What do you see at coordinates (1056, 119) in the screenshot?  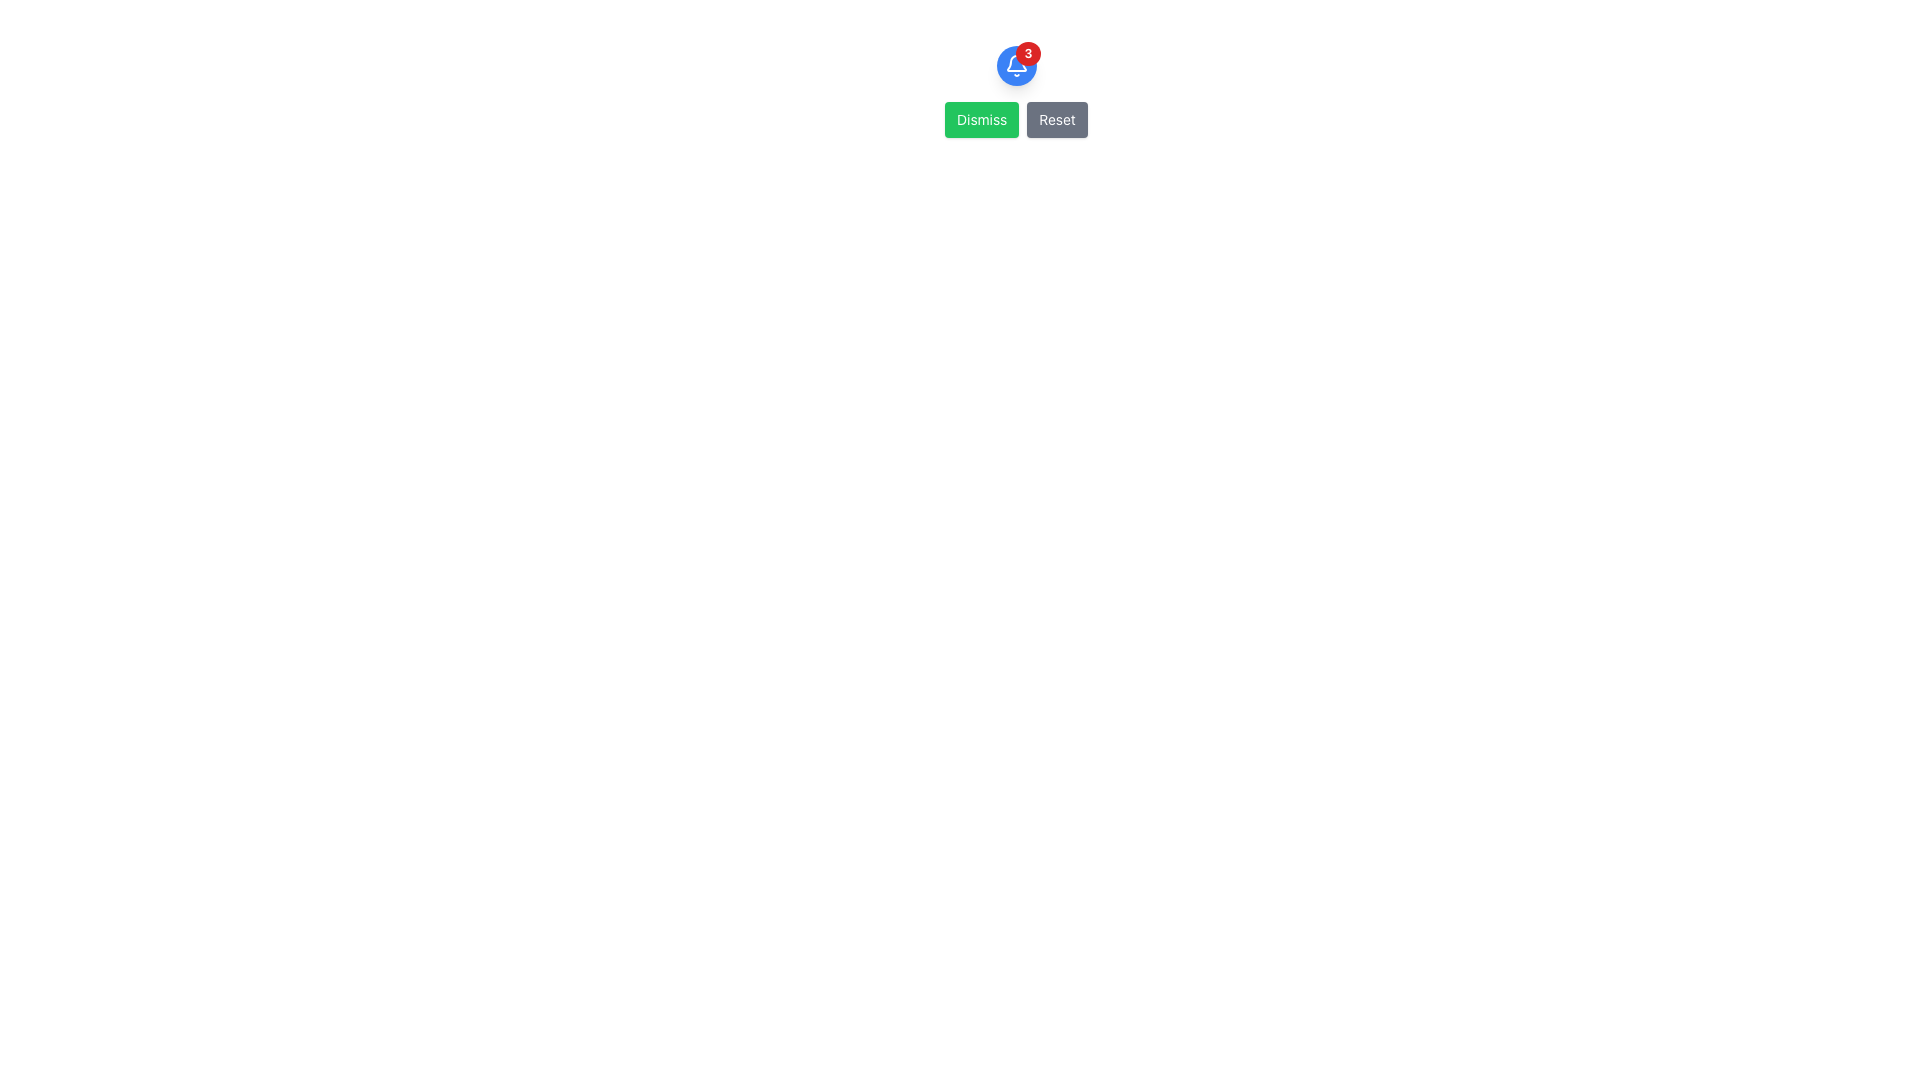 I see `the rectangular 'Reset' button with rounded corners and a gray background` at bounding box center [1056, 119].